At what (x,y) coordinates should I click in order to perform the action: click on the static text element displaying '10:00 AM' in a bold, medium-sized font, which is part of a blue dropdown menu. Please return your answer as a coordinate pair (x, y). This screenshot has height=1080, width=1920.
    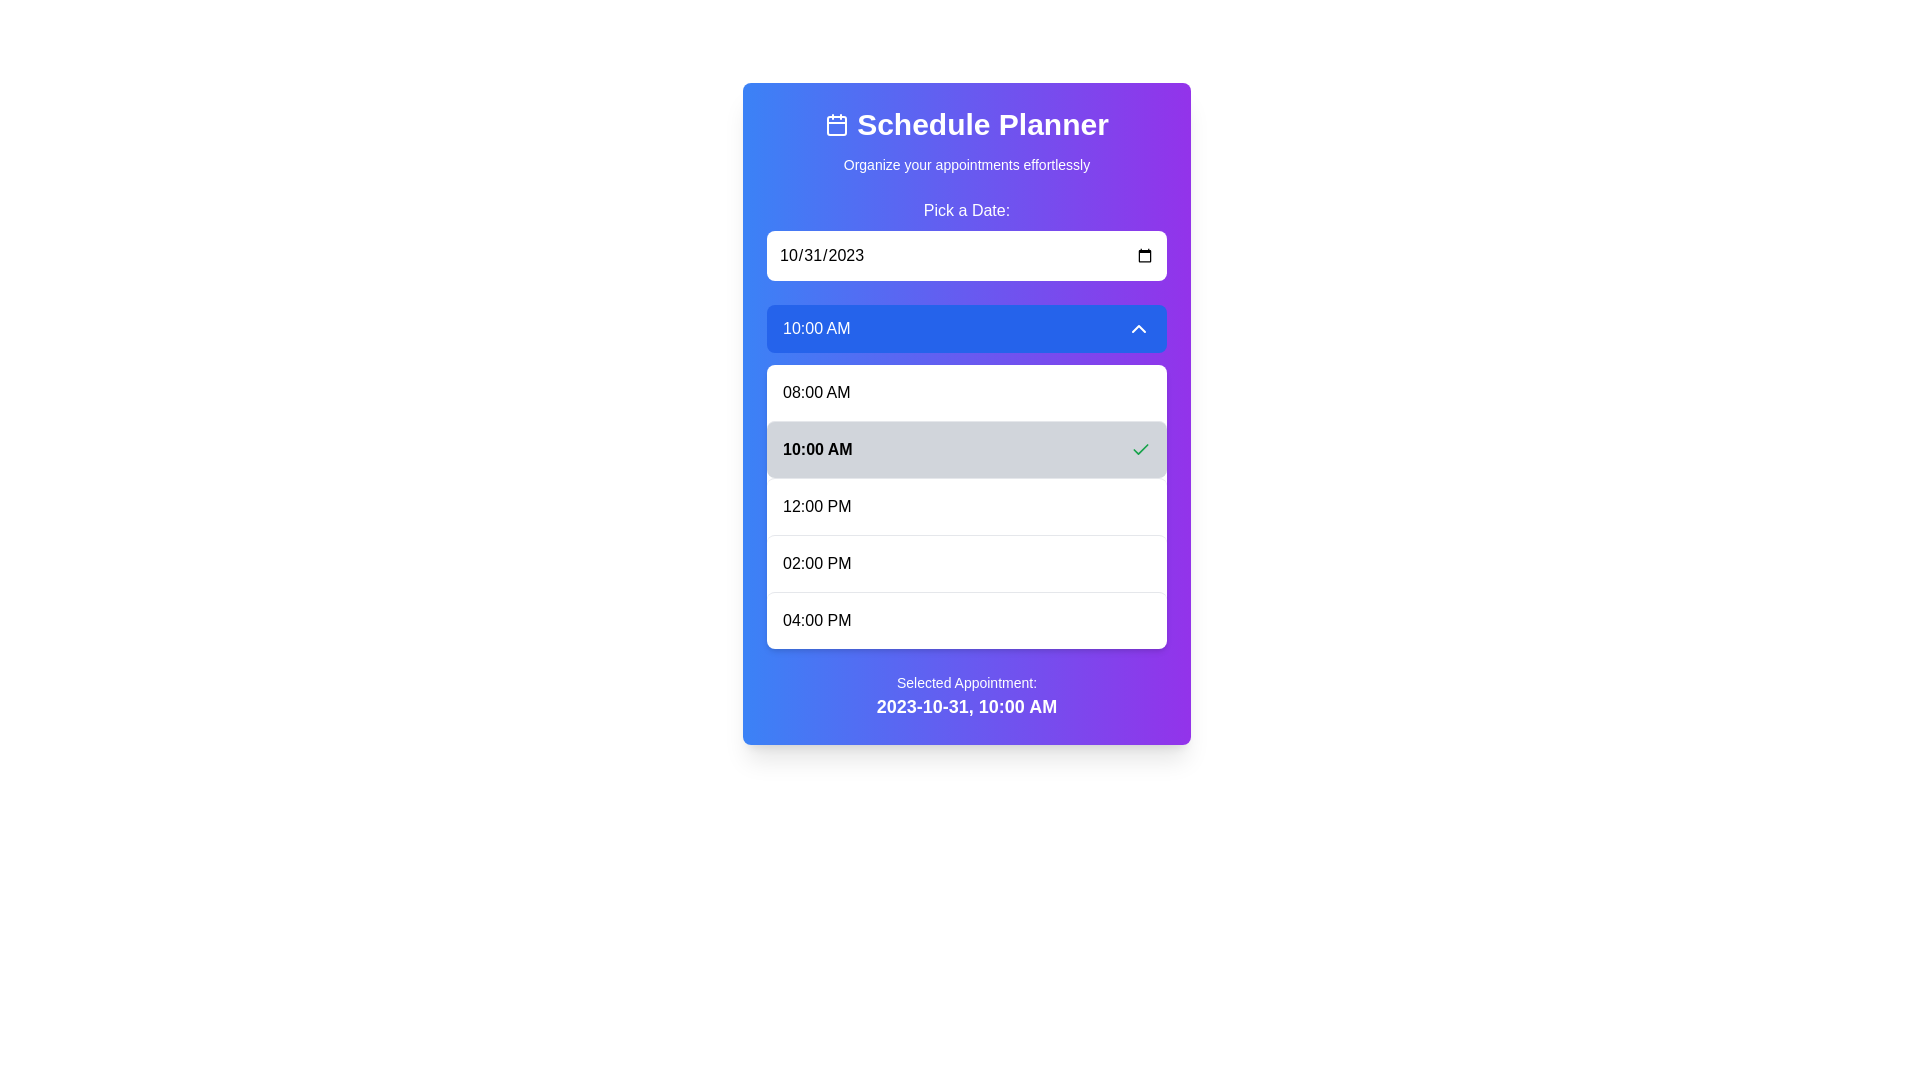
    Looking at the image, I should click on (816, 327).